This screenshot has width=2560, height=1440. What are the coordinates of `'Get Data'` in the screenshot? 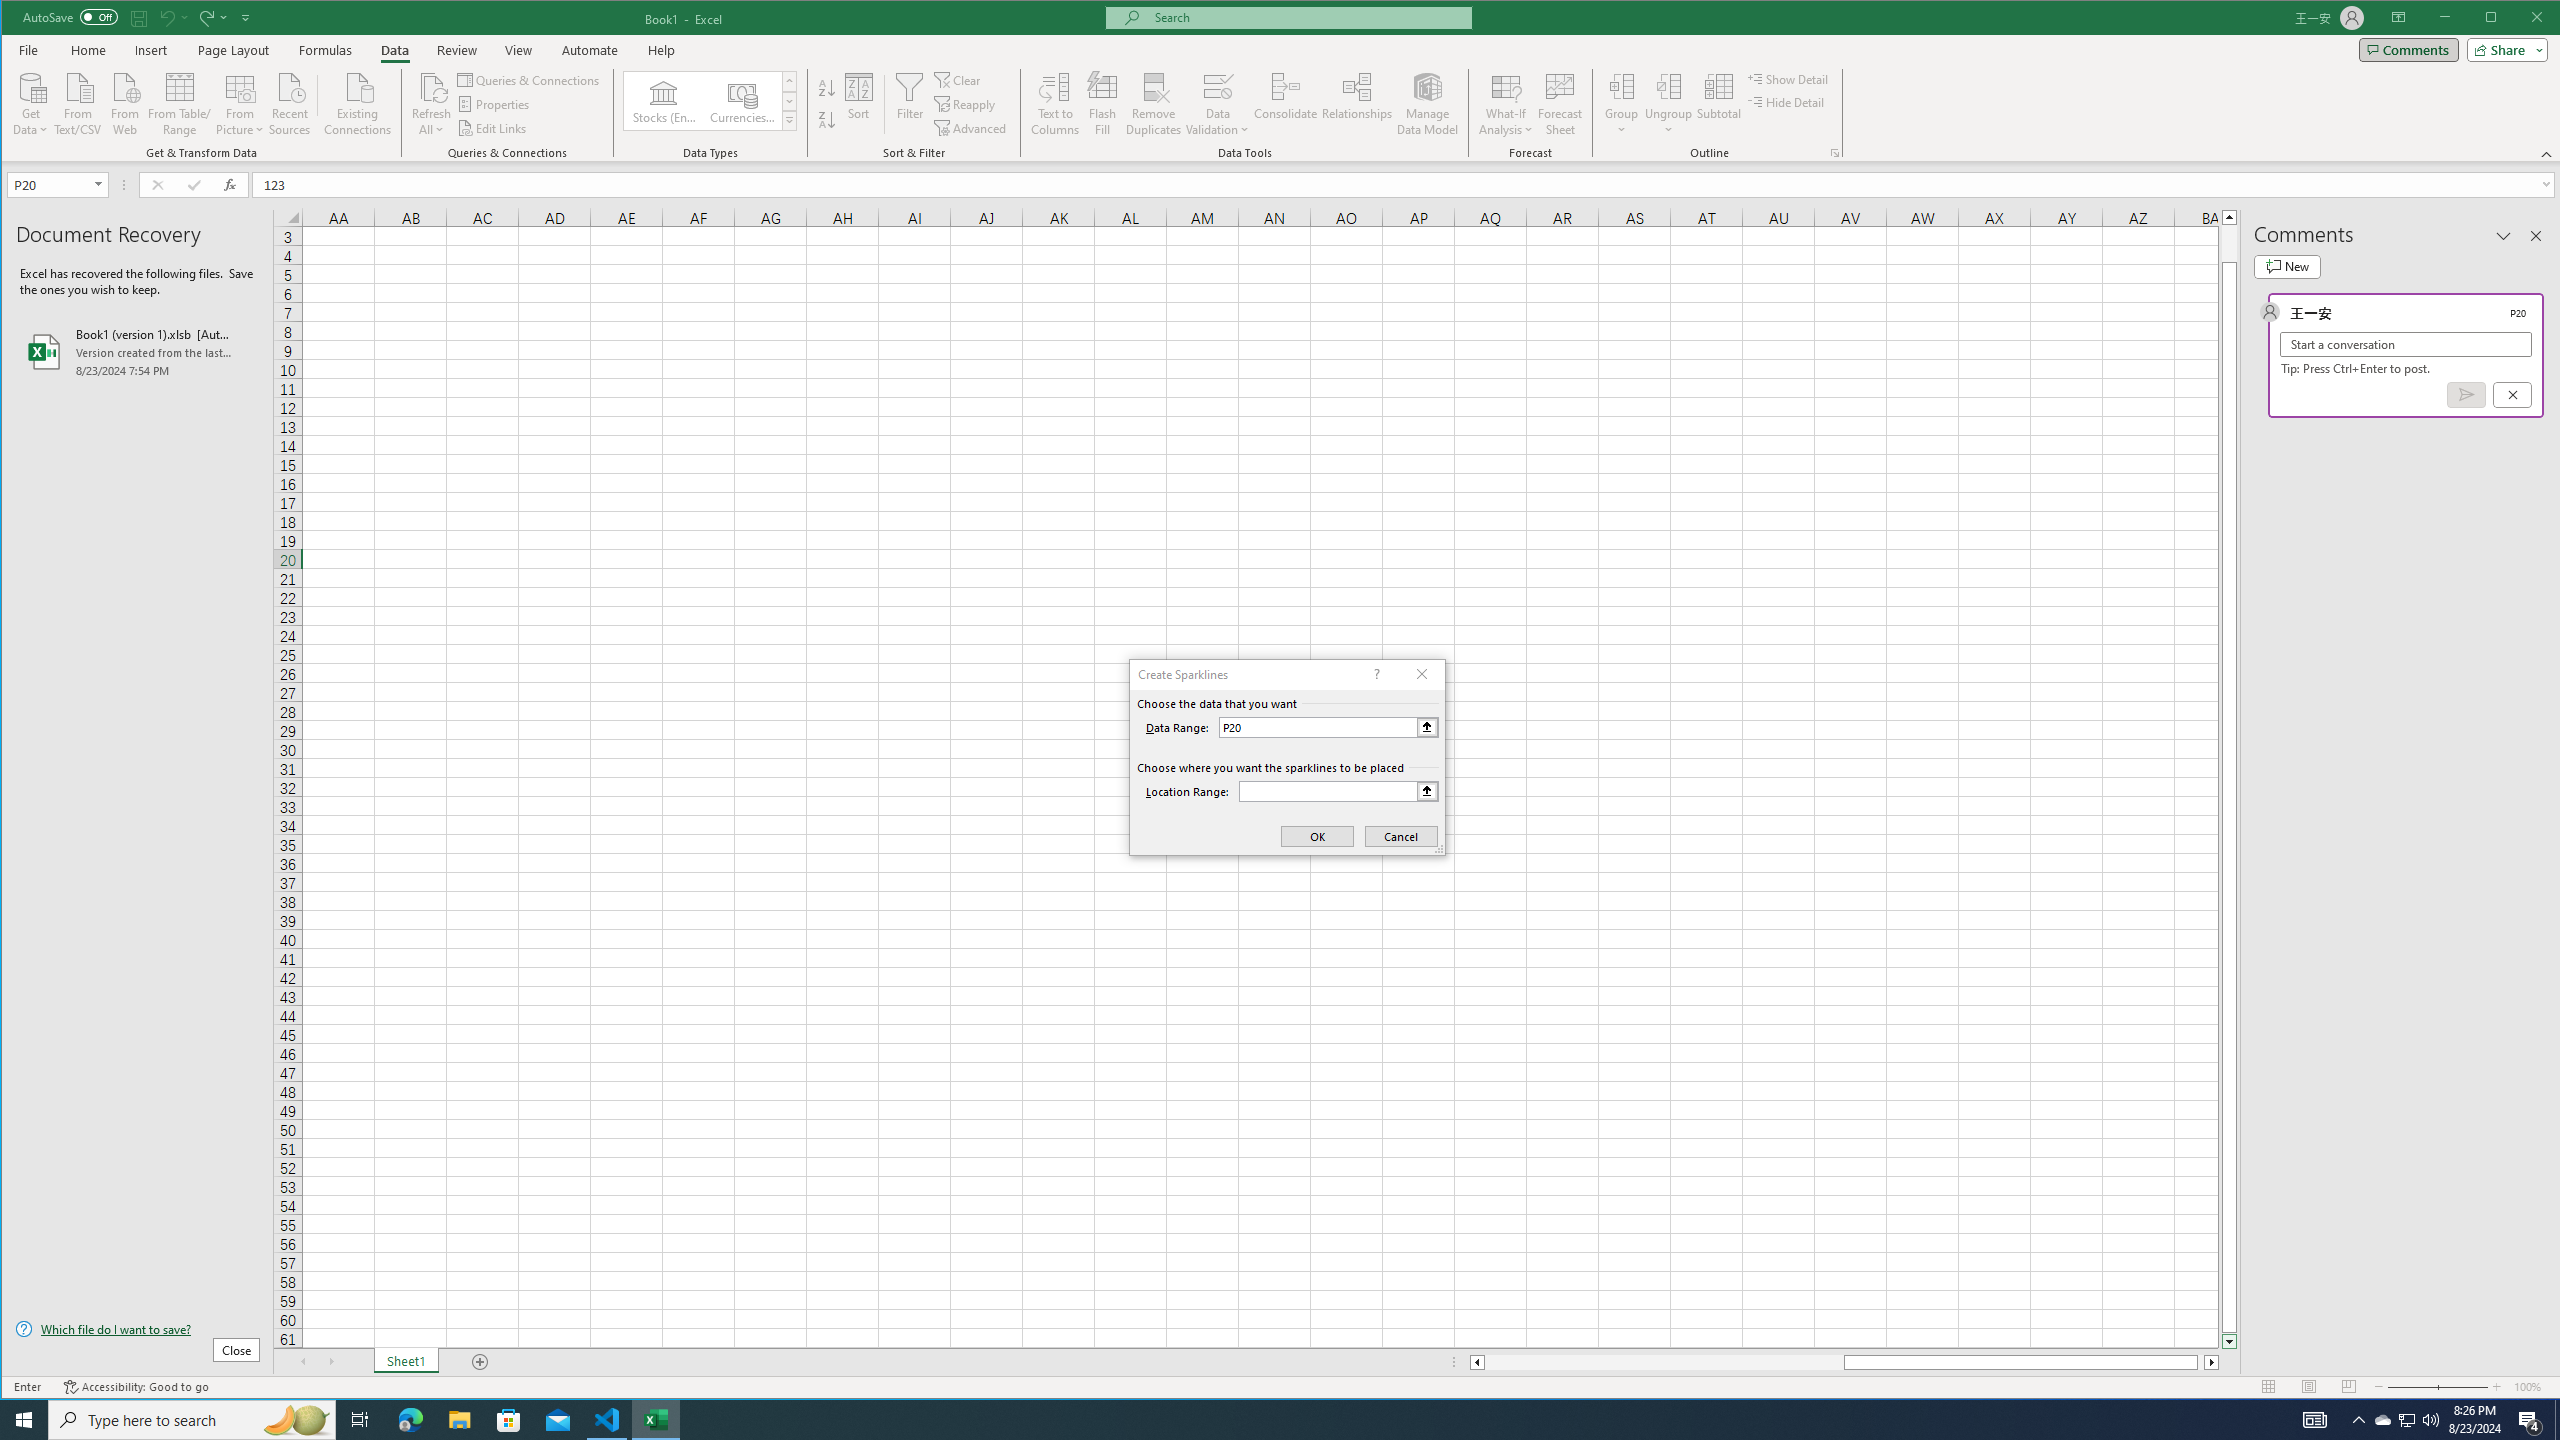 It's located at (29, 102).